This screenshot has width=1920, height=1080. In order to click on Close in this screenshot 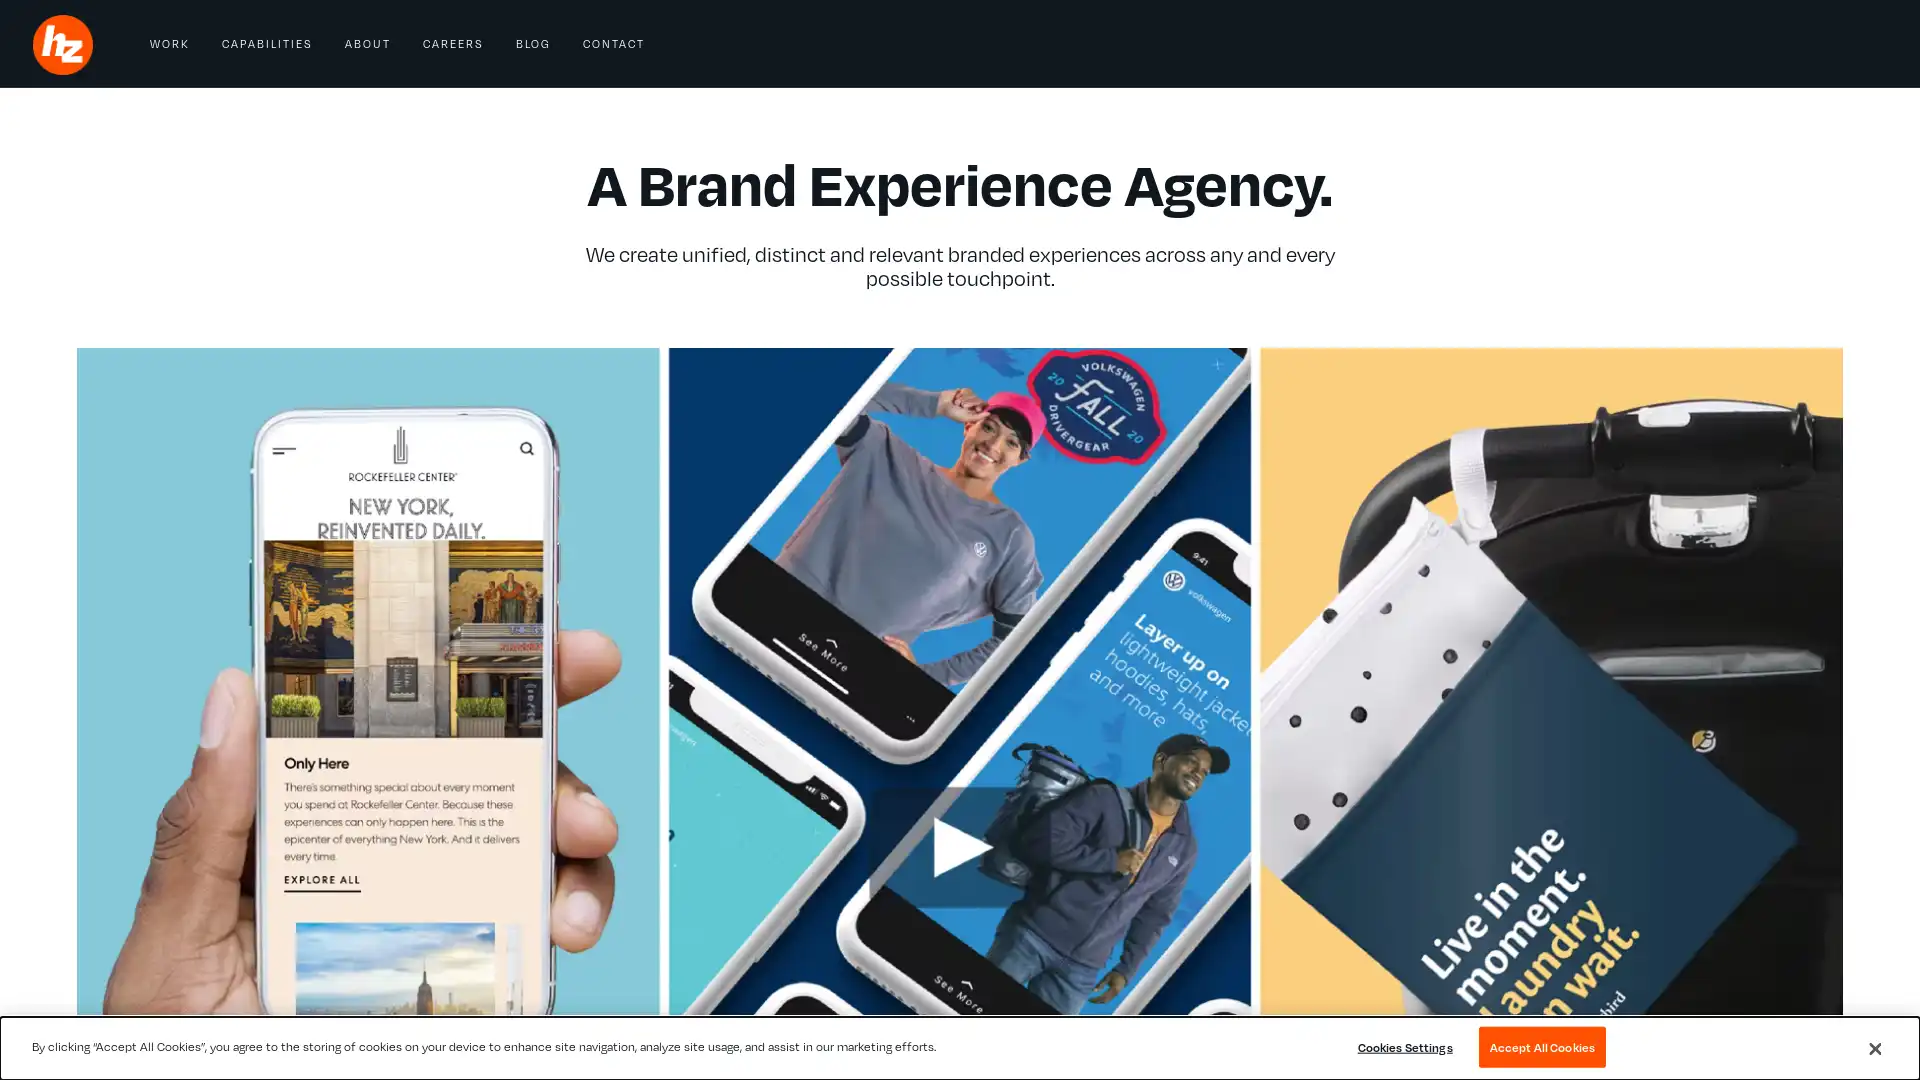, I will do `click(1873, 1047)`.